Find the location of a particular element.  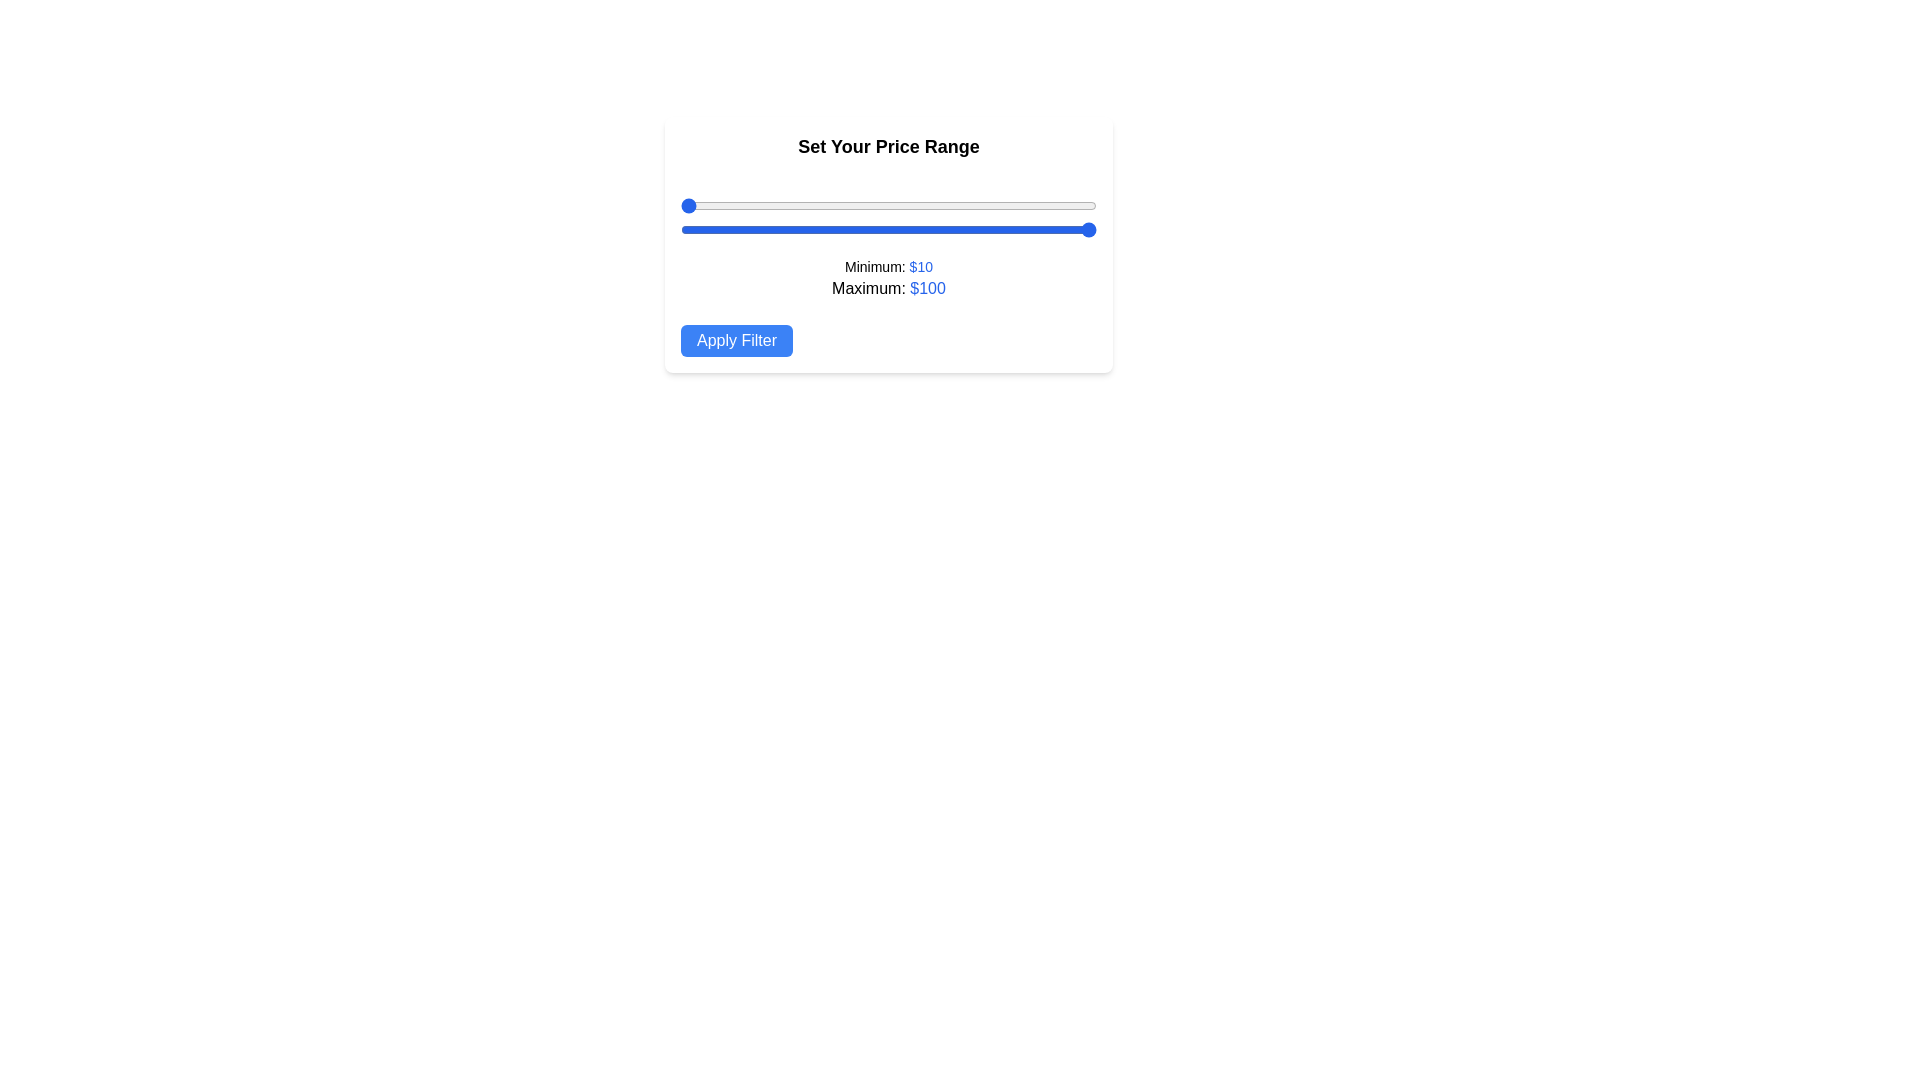

the slider position is located at coordinates (681, 205).